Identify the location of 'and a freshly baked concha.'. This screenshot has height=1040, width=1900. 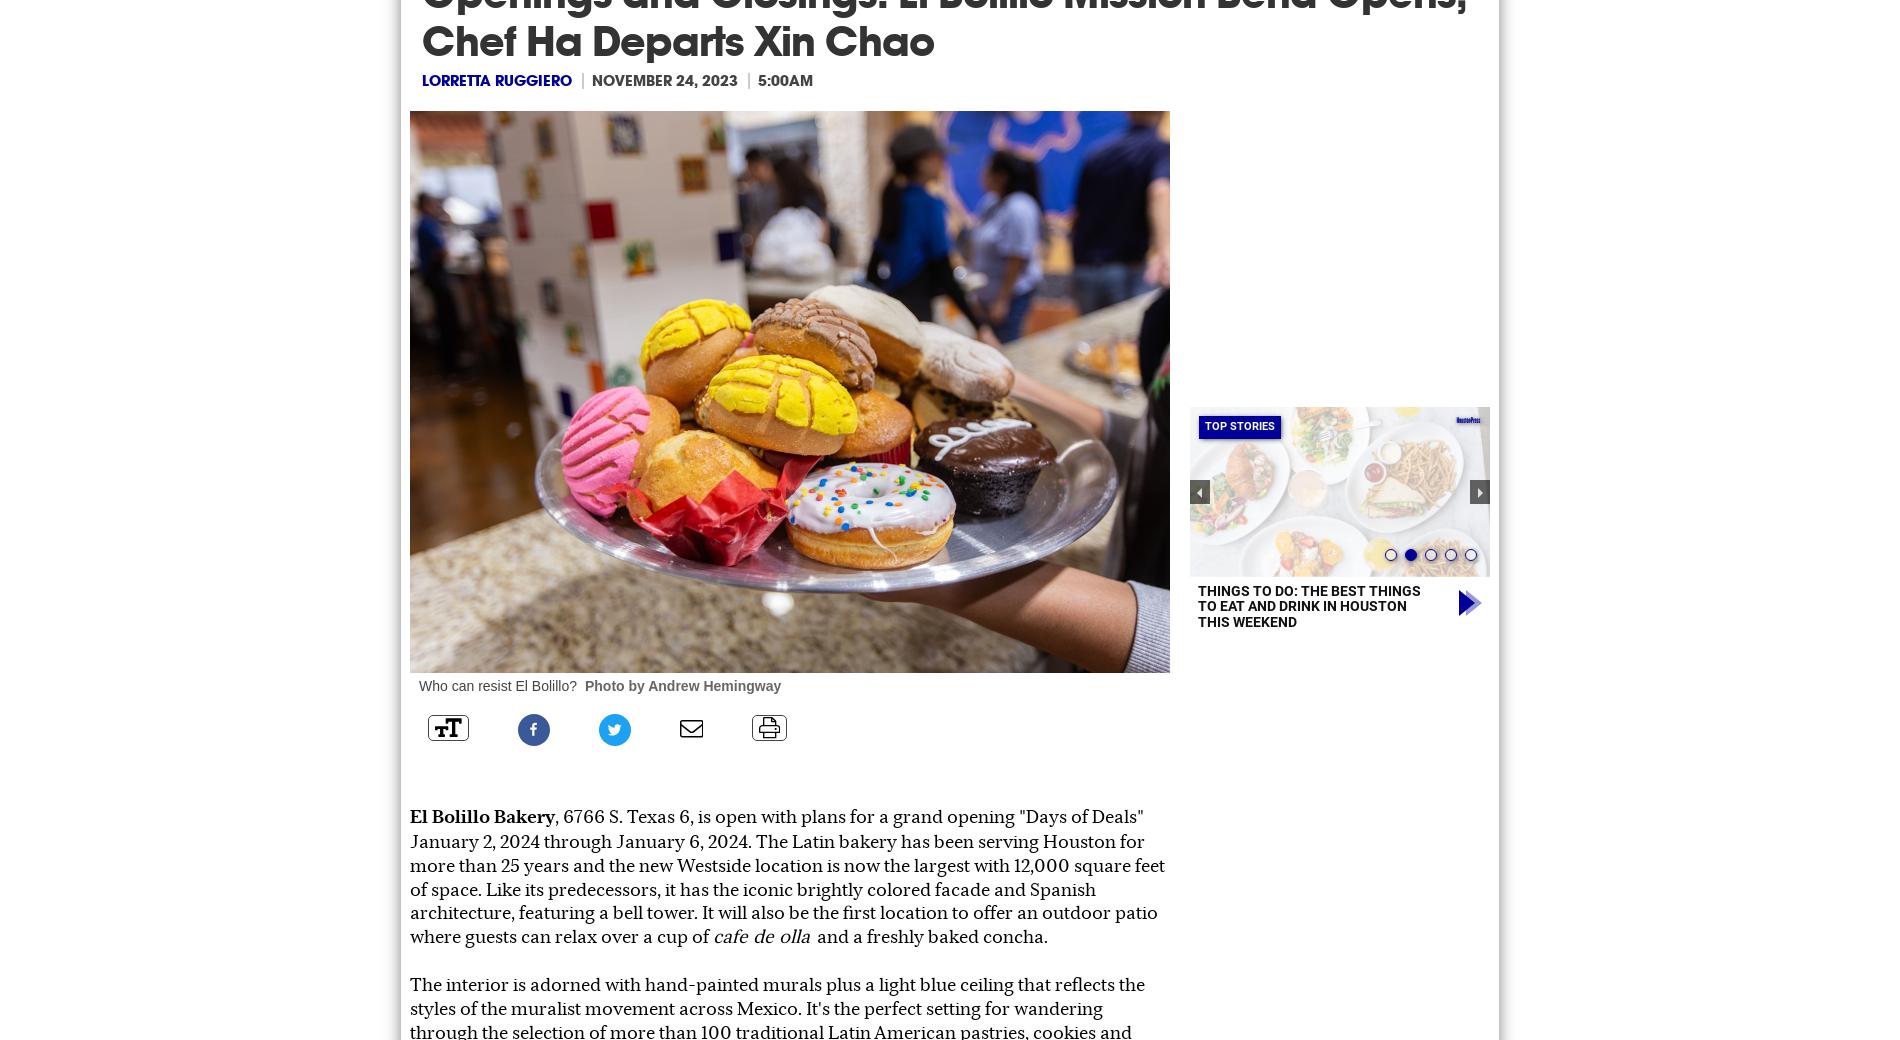
(931, 936).